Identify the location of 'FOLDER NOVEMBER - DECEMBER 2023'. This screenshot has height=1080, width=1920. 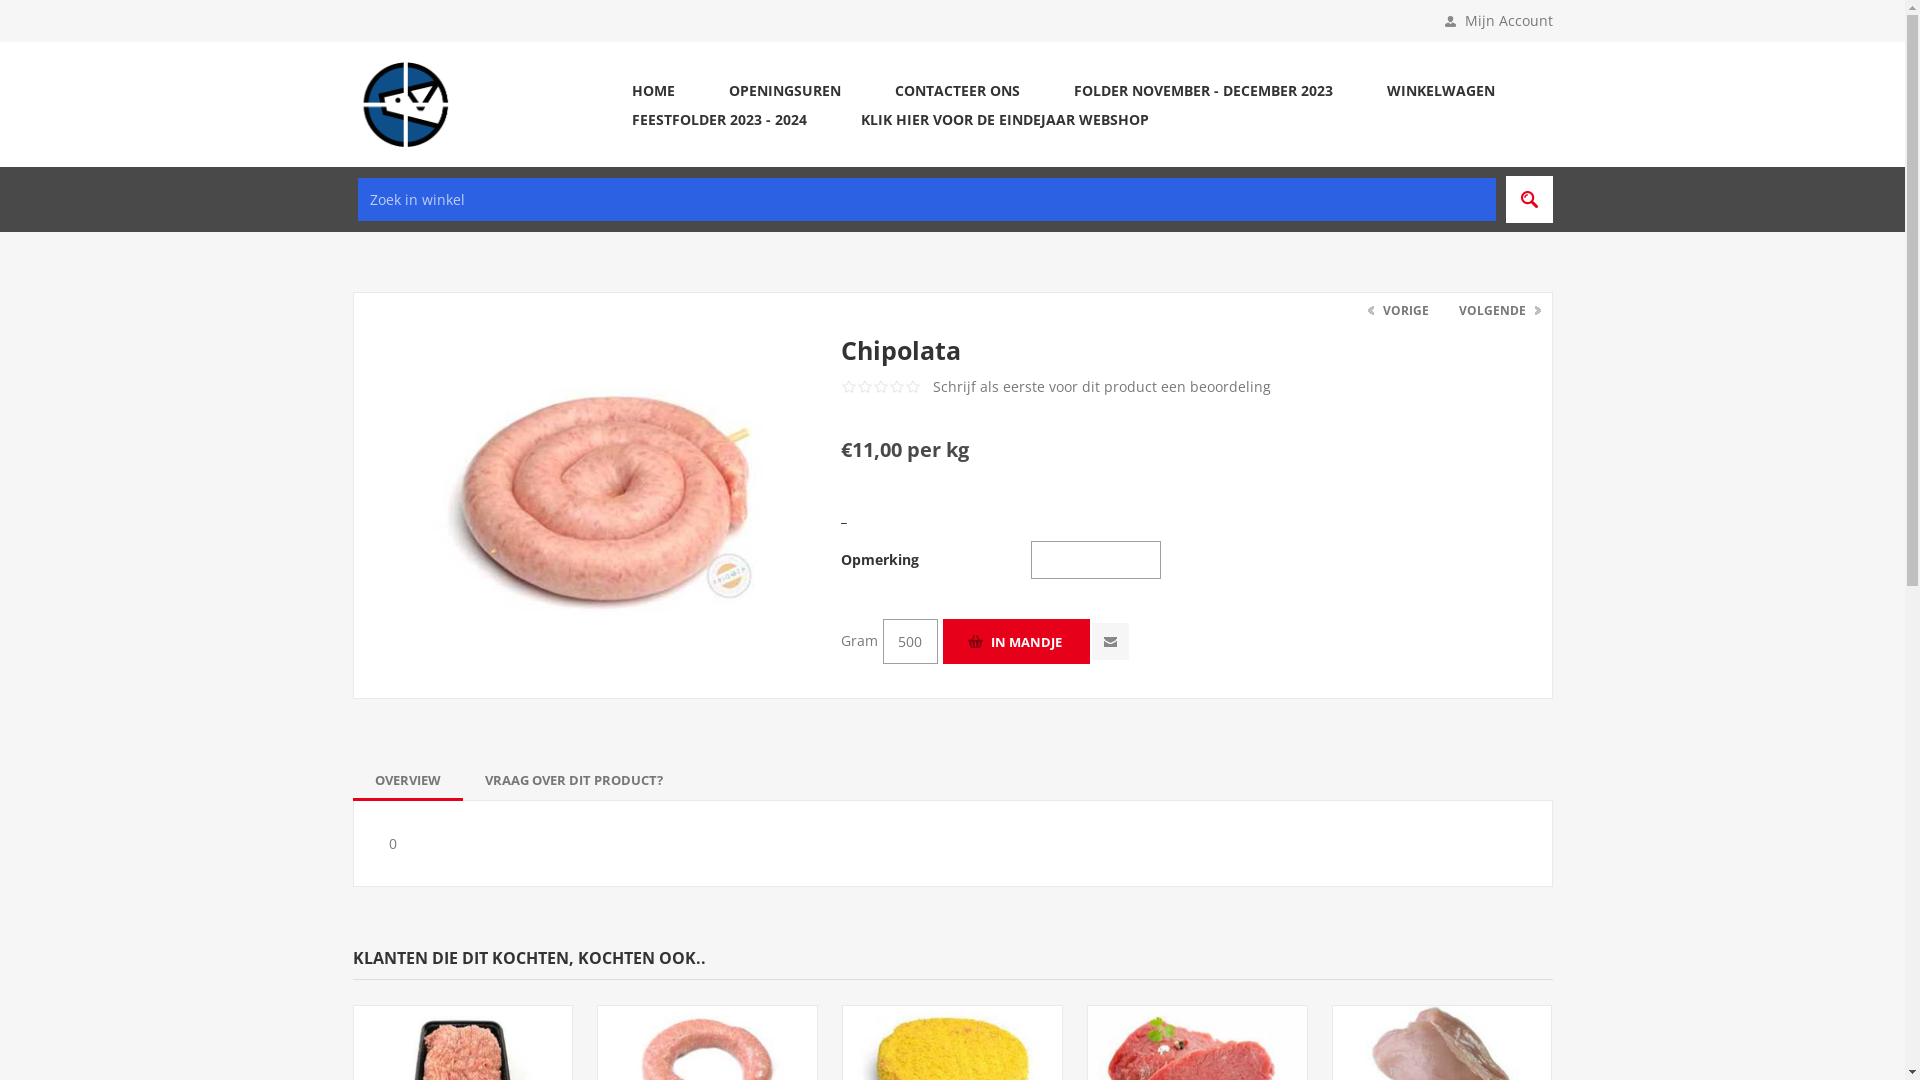
(1201, 90).